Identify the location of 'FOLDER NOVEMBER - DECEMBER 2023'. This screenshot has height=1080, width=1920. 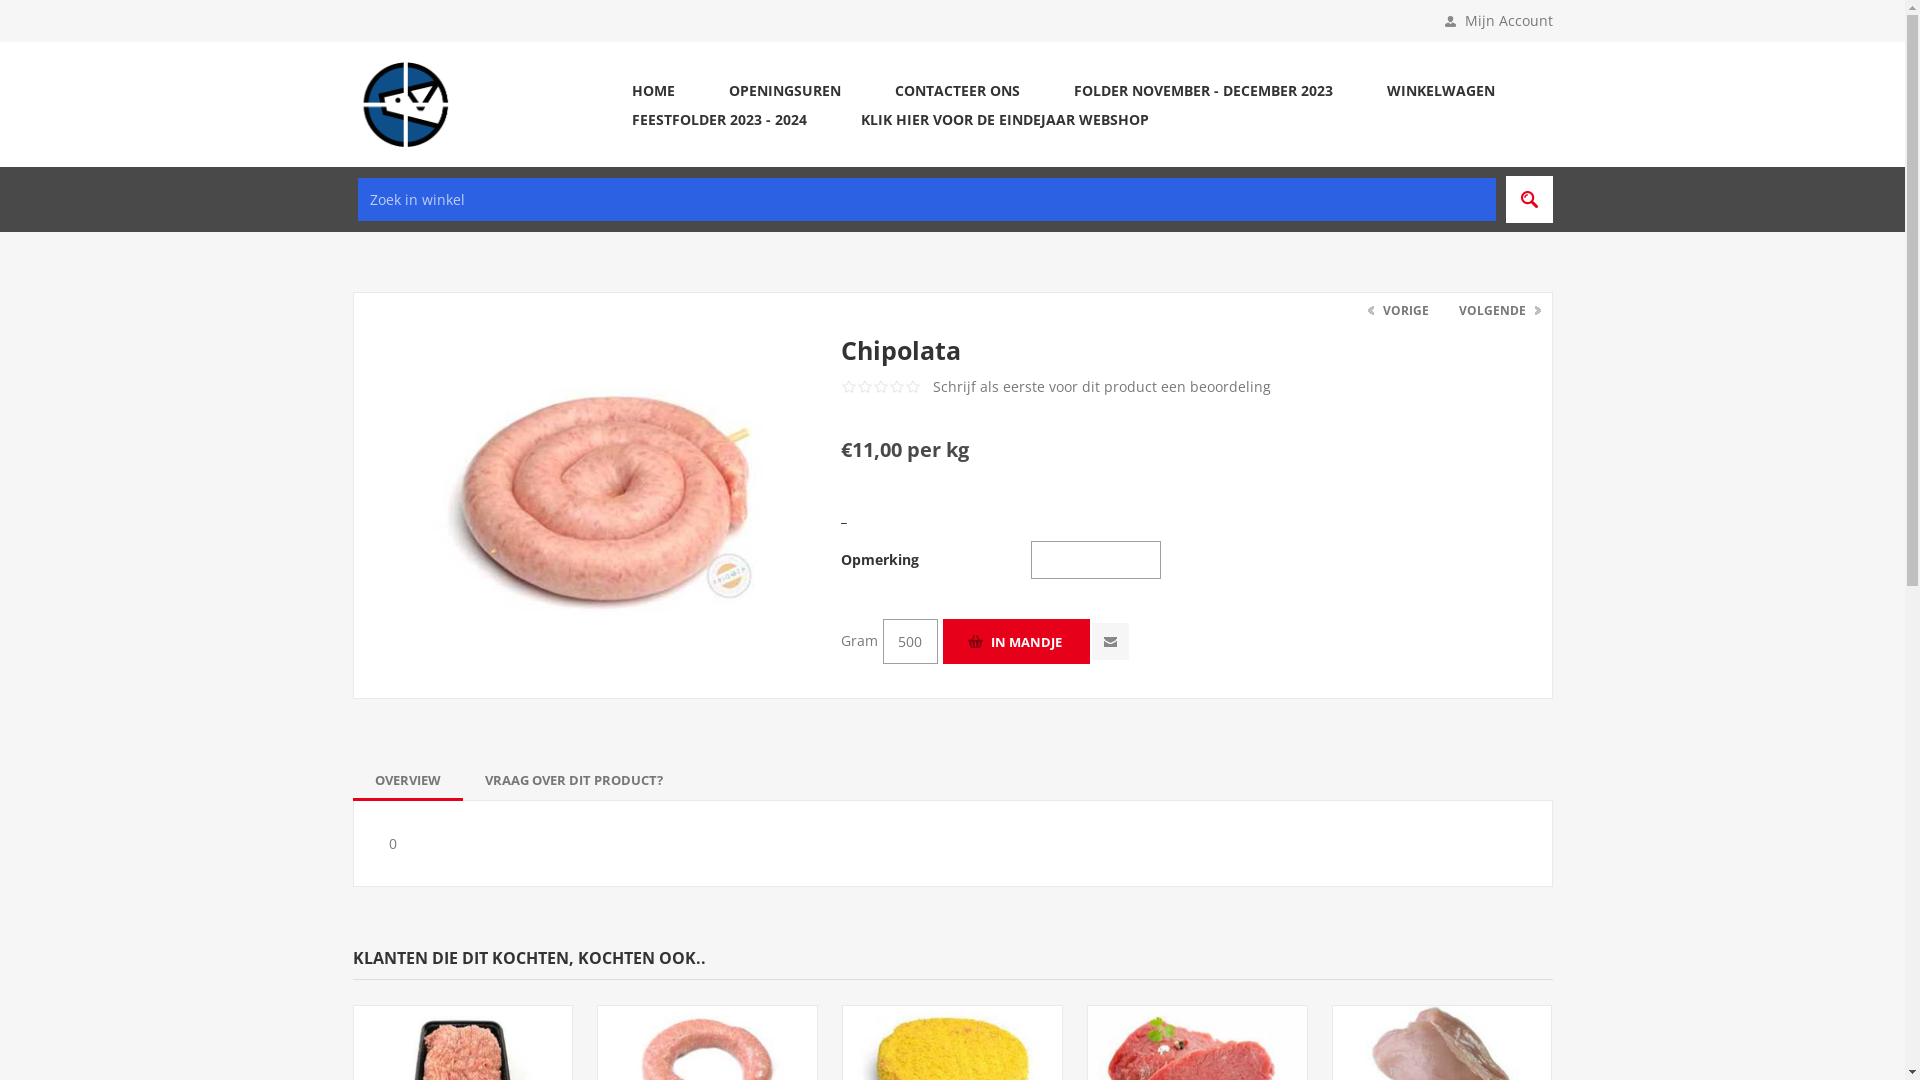
(1201, 90).